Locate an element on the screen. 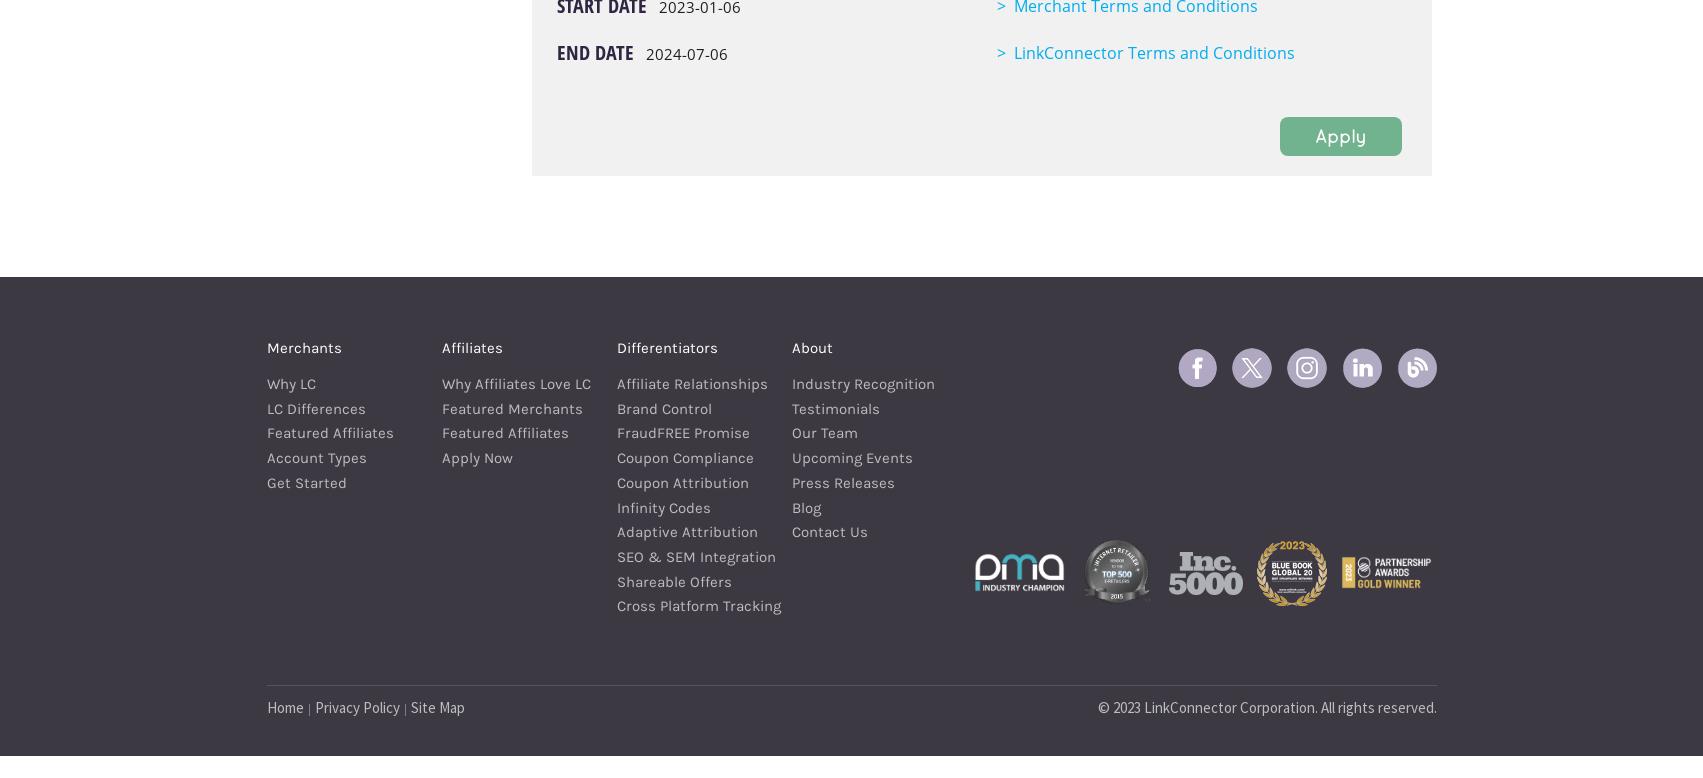 The width and height of the screenshot is (1703, 778). 'Apply Now' is located at coordinates (441, 457).